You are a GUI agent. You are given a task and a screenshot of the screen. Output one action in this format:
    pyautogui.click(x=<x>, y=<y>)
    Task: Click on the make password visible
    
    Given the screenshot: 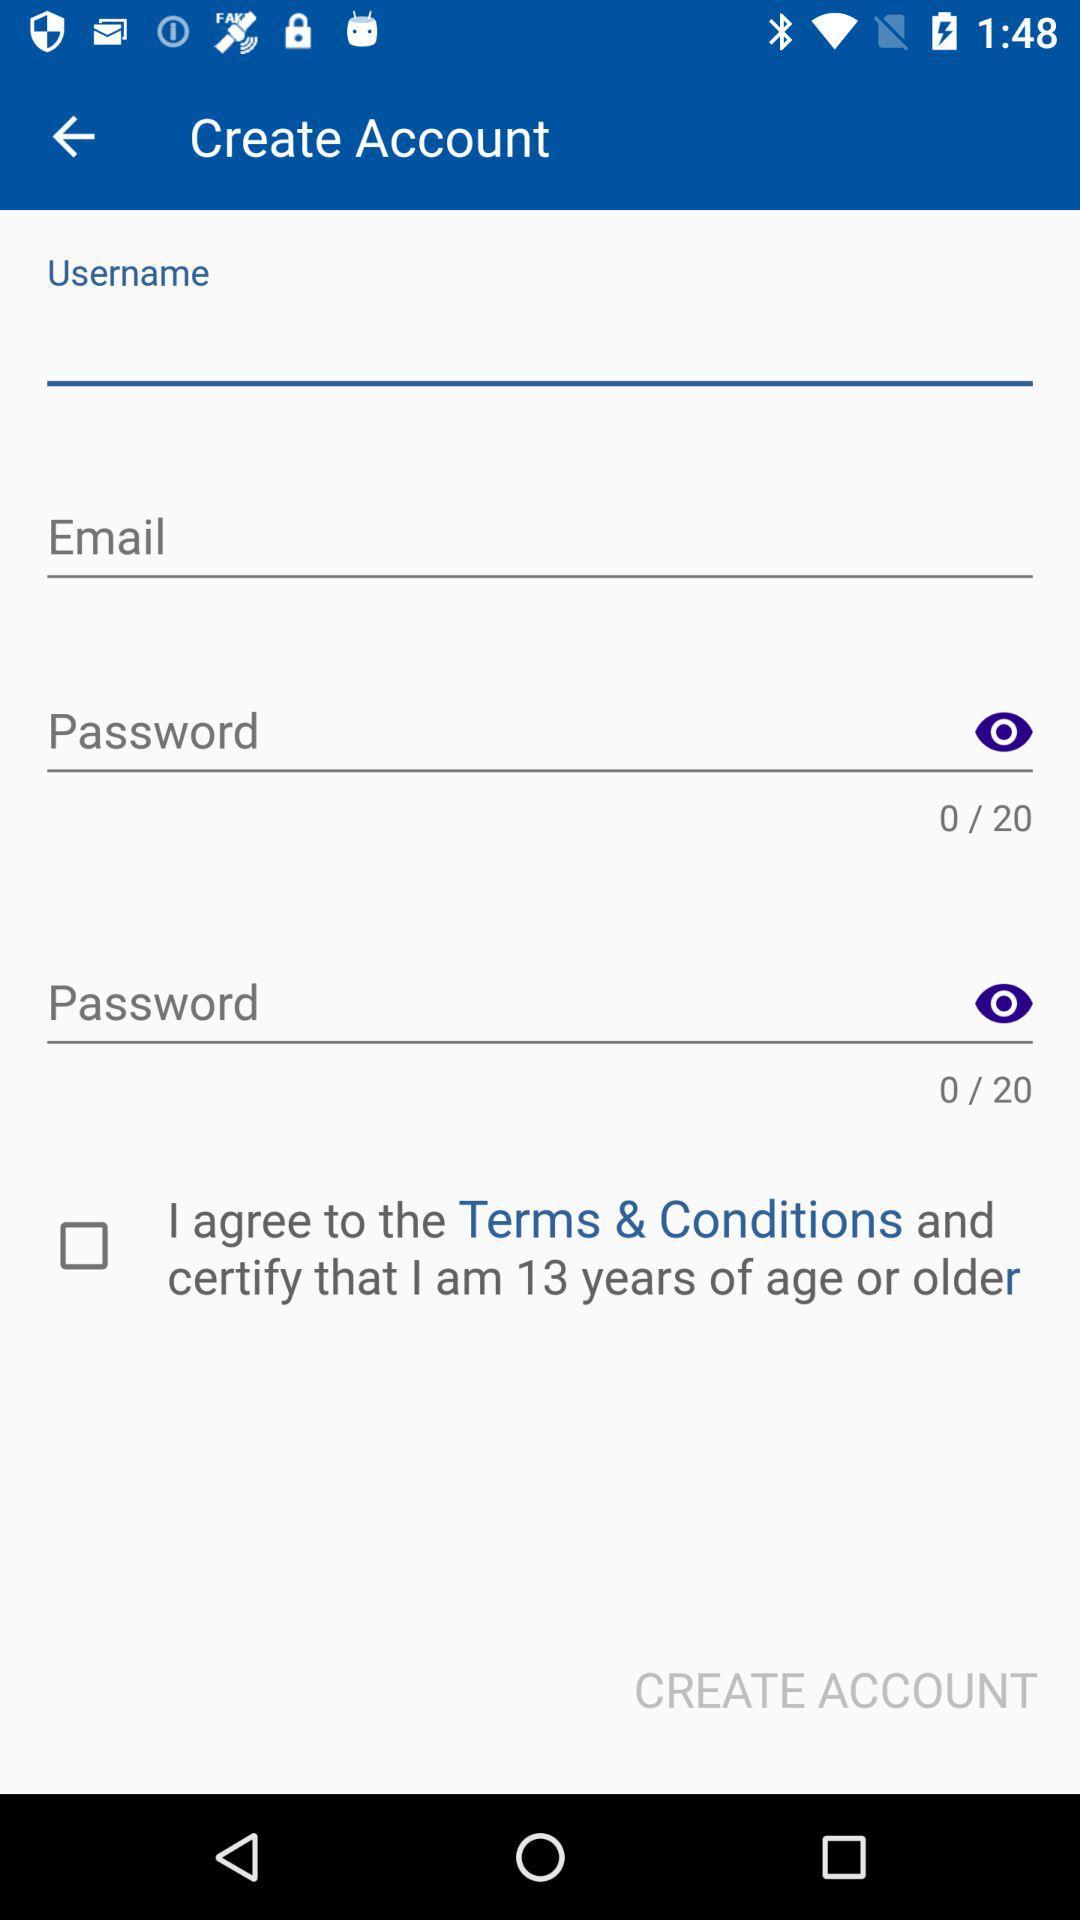 What is the action you would take?
    pyautogui.click(x=1003, y=732)
    